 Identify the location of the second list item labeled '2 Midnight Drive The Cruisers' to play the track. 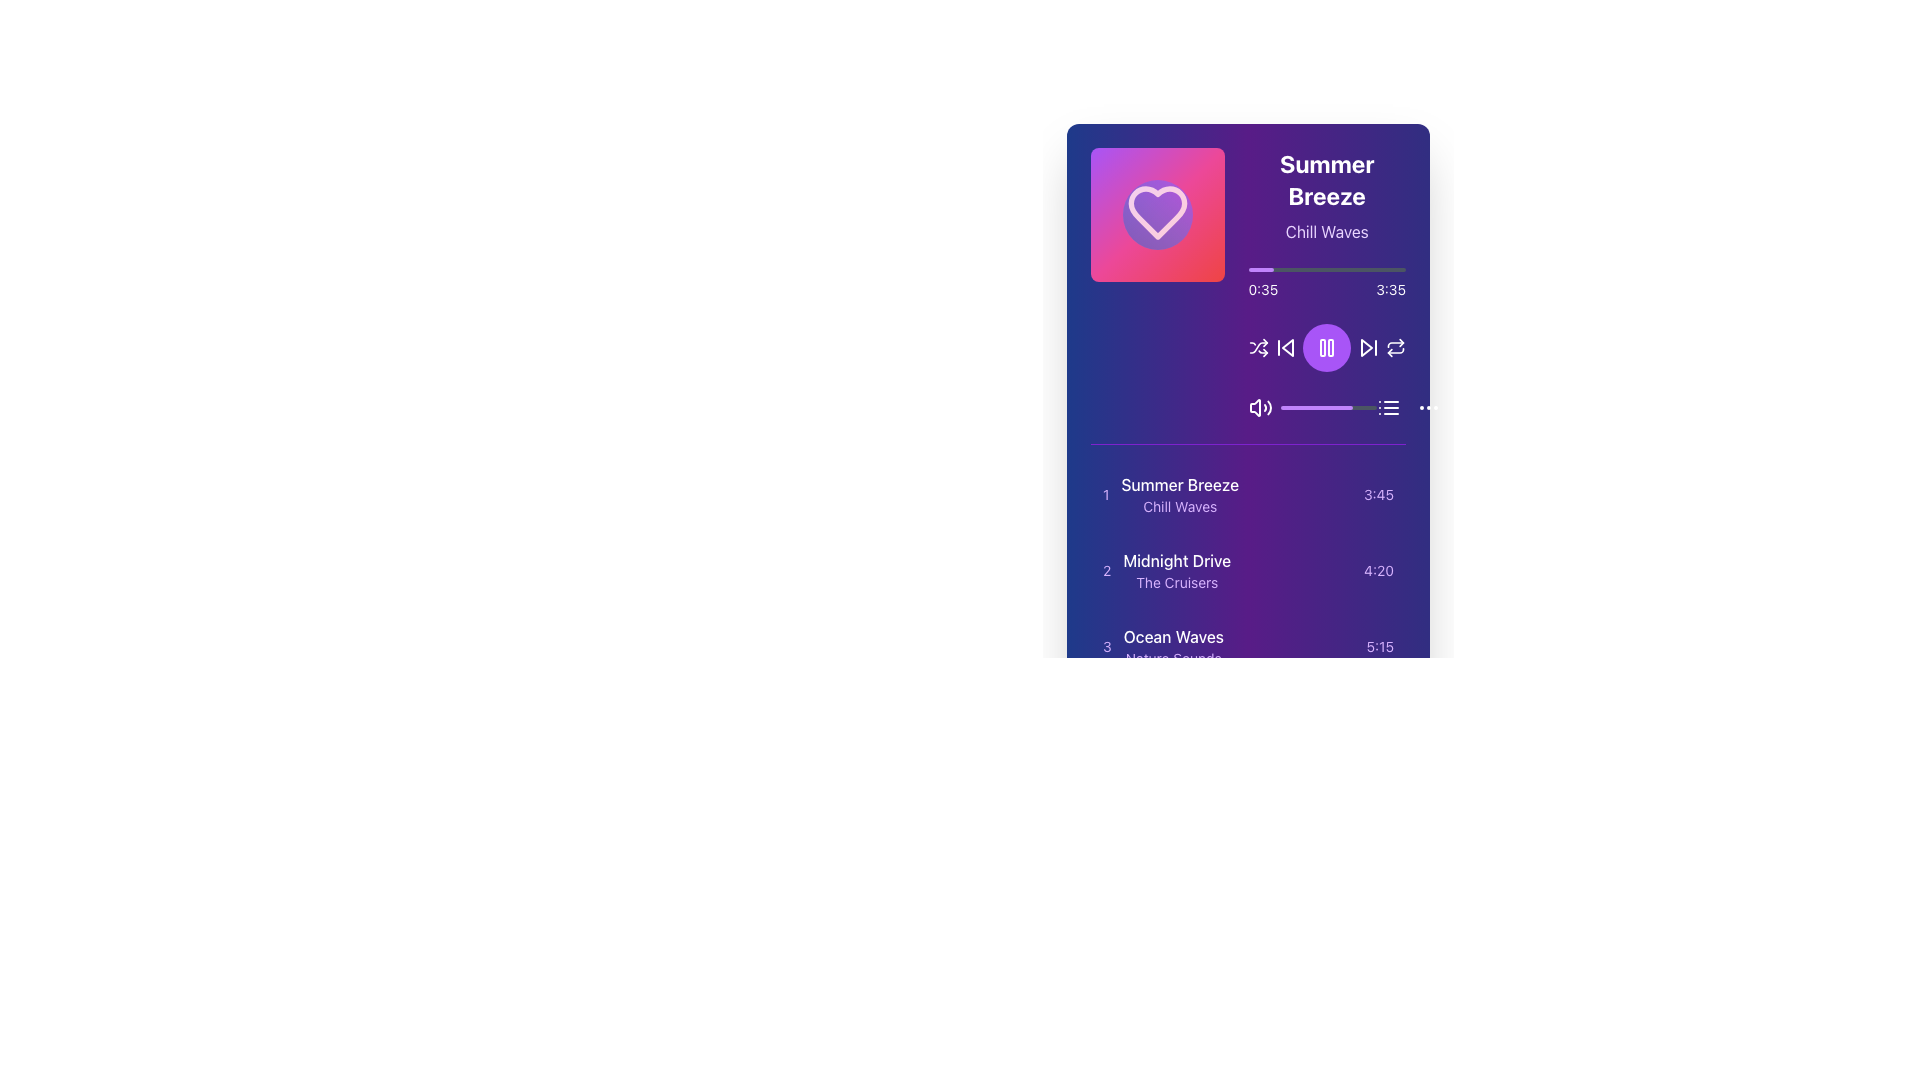
(1247, 570).